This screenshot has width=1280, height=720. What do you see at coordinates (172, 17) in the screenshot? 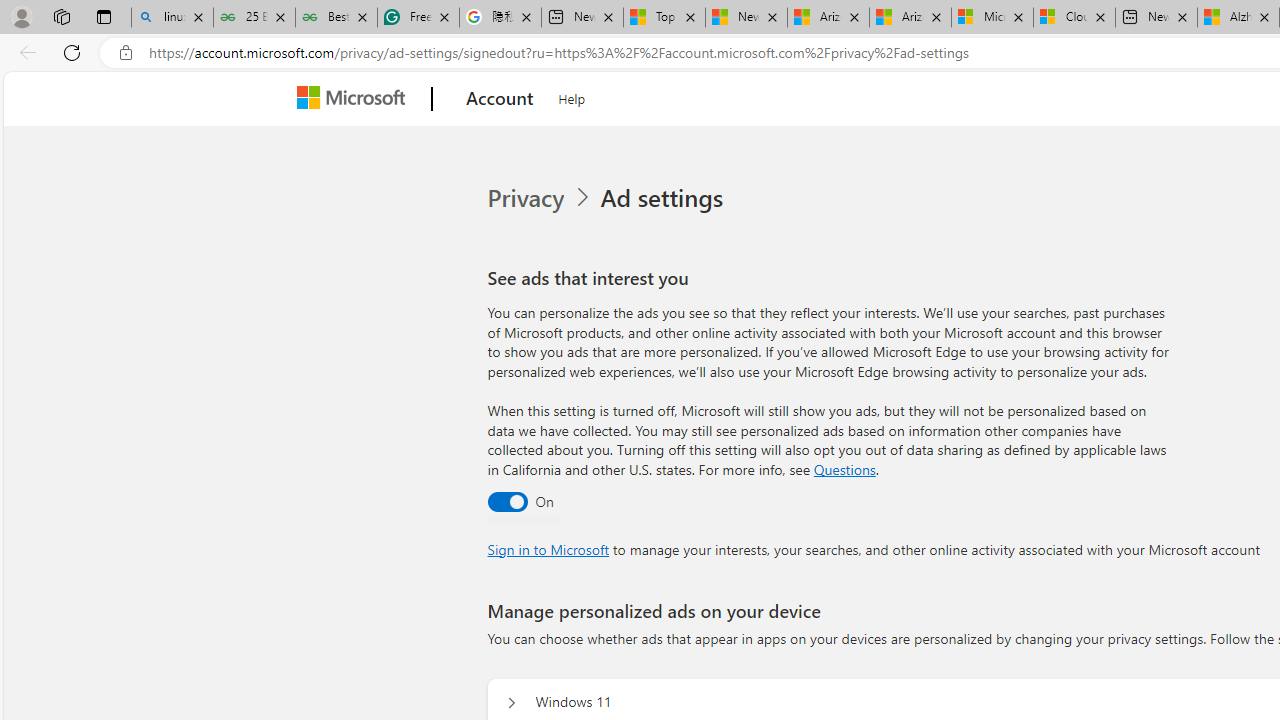
I see `'linux basic - Search'` at bounding box center [172, 17].